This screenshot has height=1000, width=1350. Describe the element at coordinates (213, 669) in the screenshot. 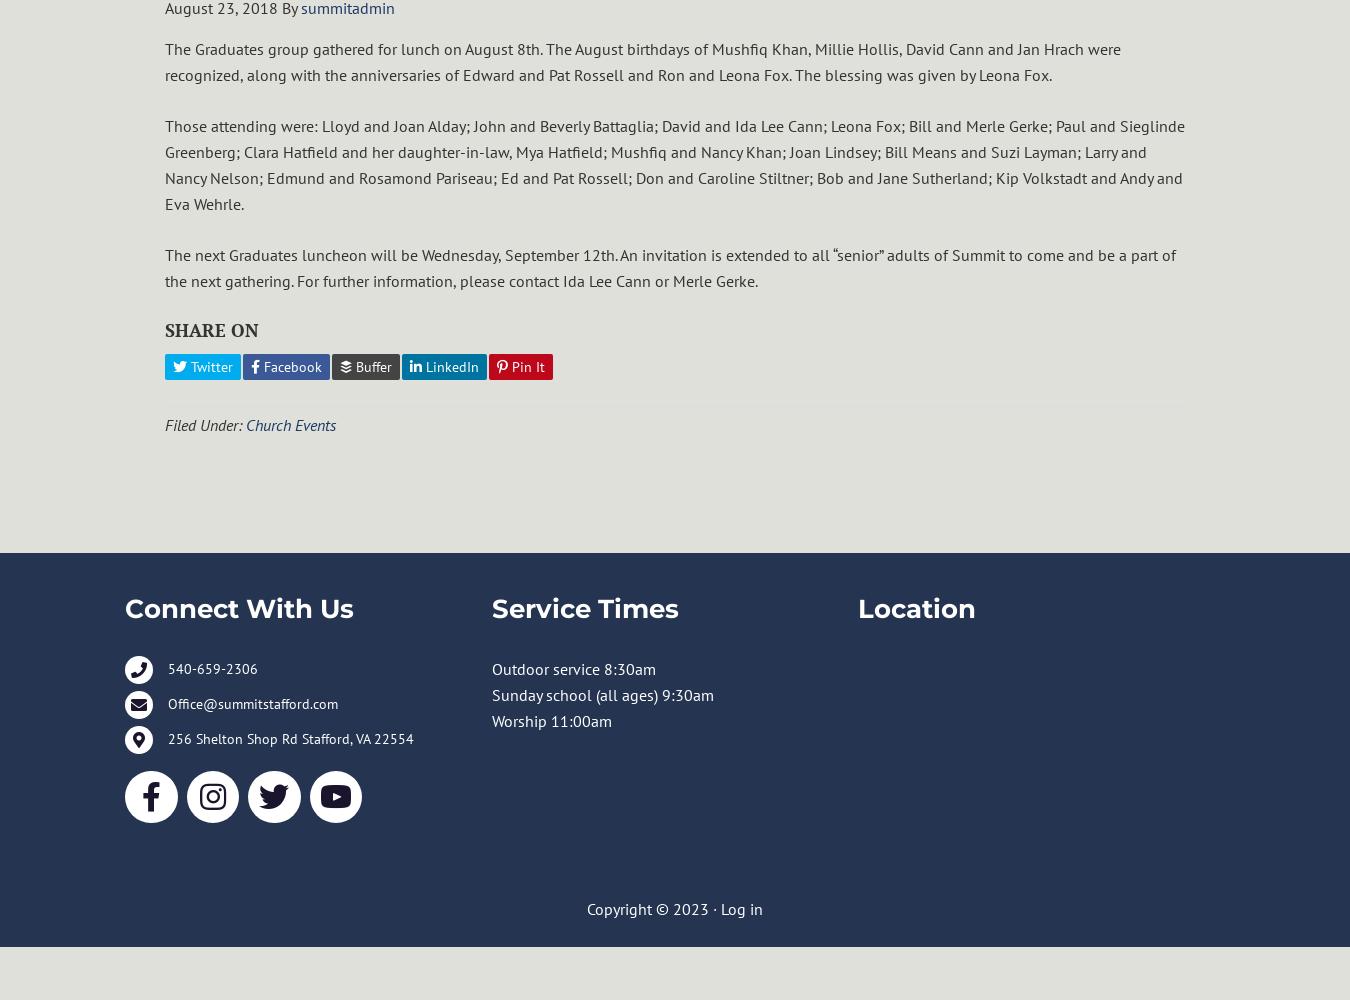

I see `'540-659-2306'` at that location.